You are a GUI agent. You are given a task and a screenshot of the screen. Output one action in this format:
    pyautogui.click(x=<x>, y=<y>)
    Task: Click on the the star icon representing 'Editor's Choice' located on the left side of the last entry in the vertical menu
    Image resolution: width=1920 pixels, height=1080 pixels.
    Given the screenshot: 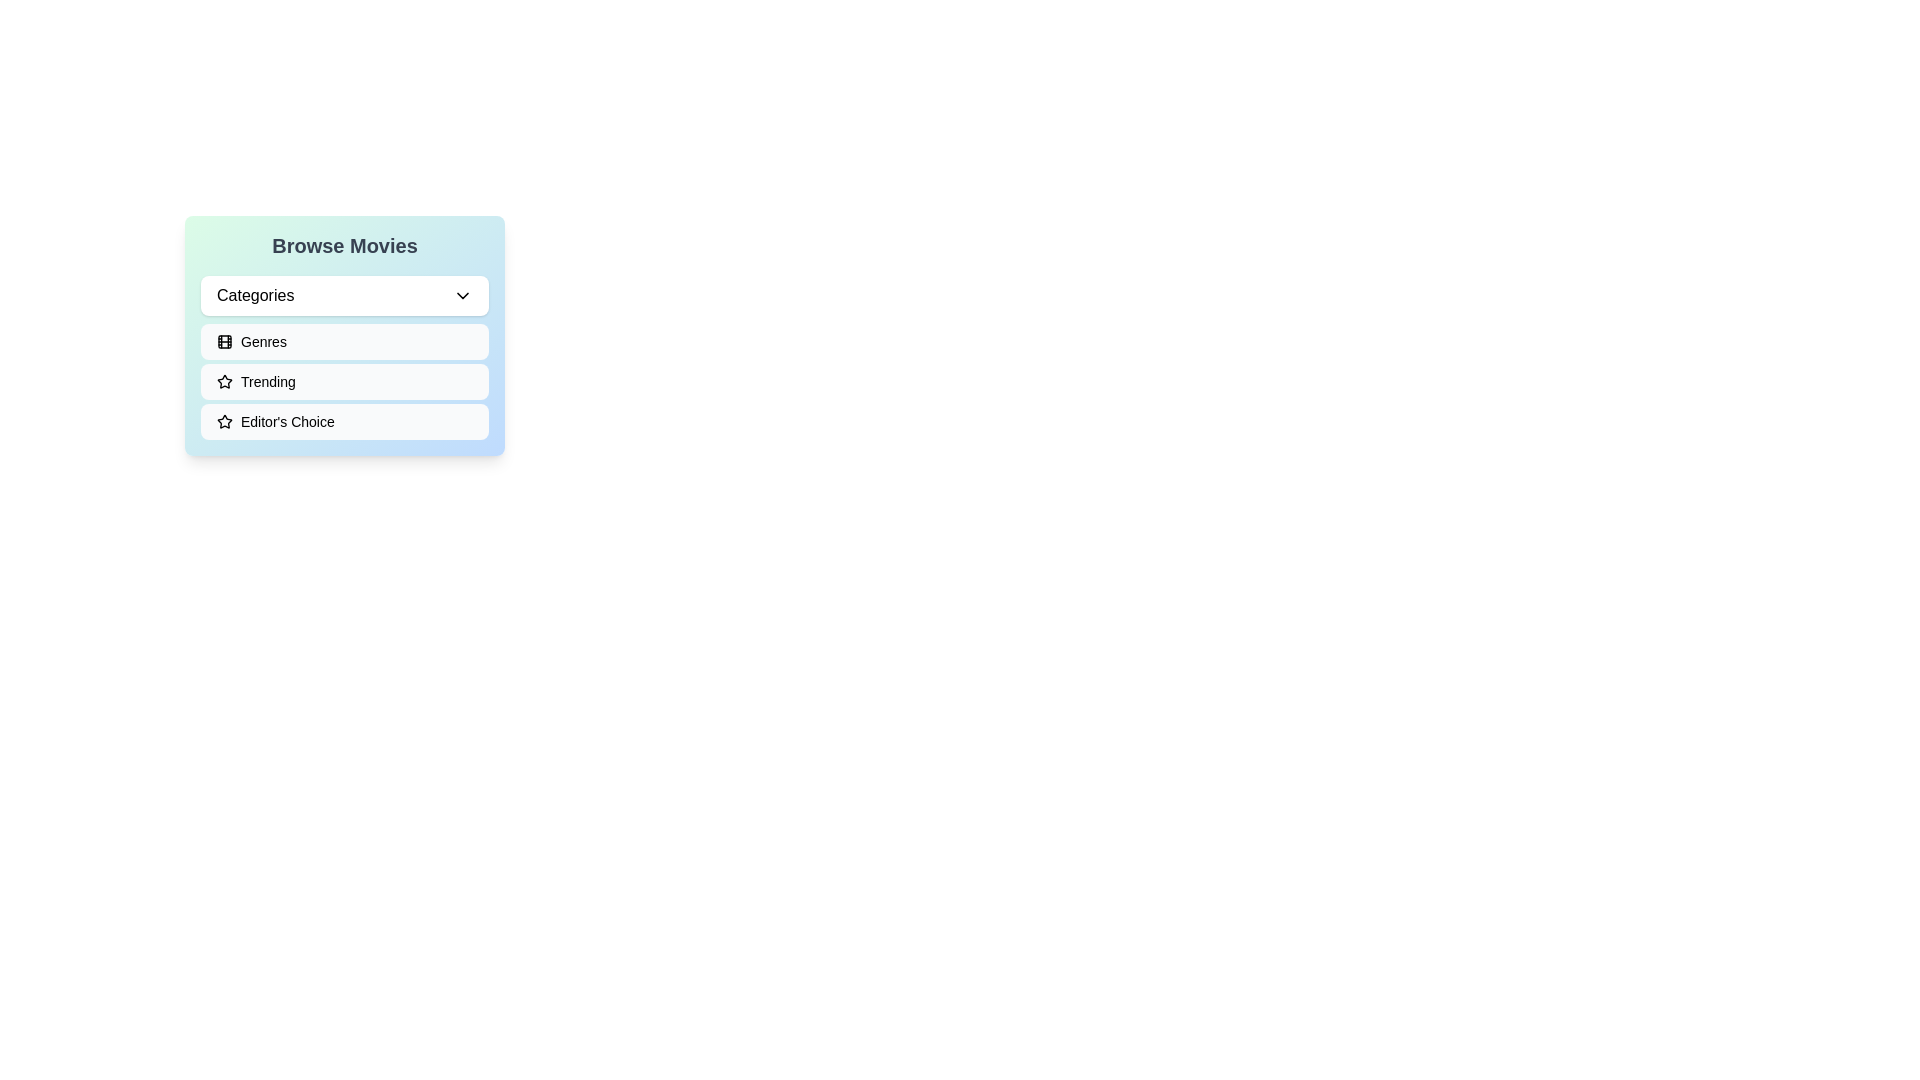 What is the action you would take?
    pyautogui.click(x=225, y=420)
    